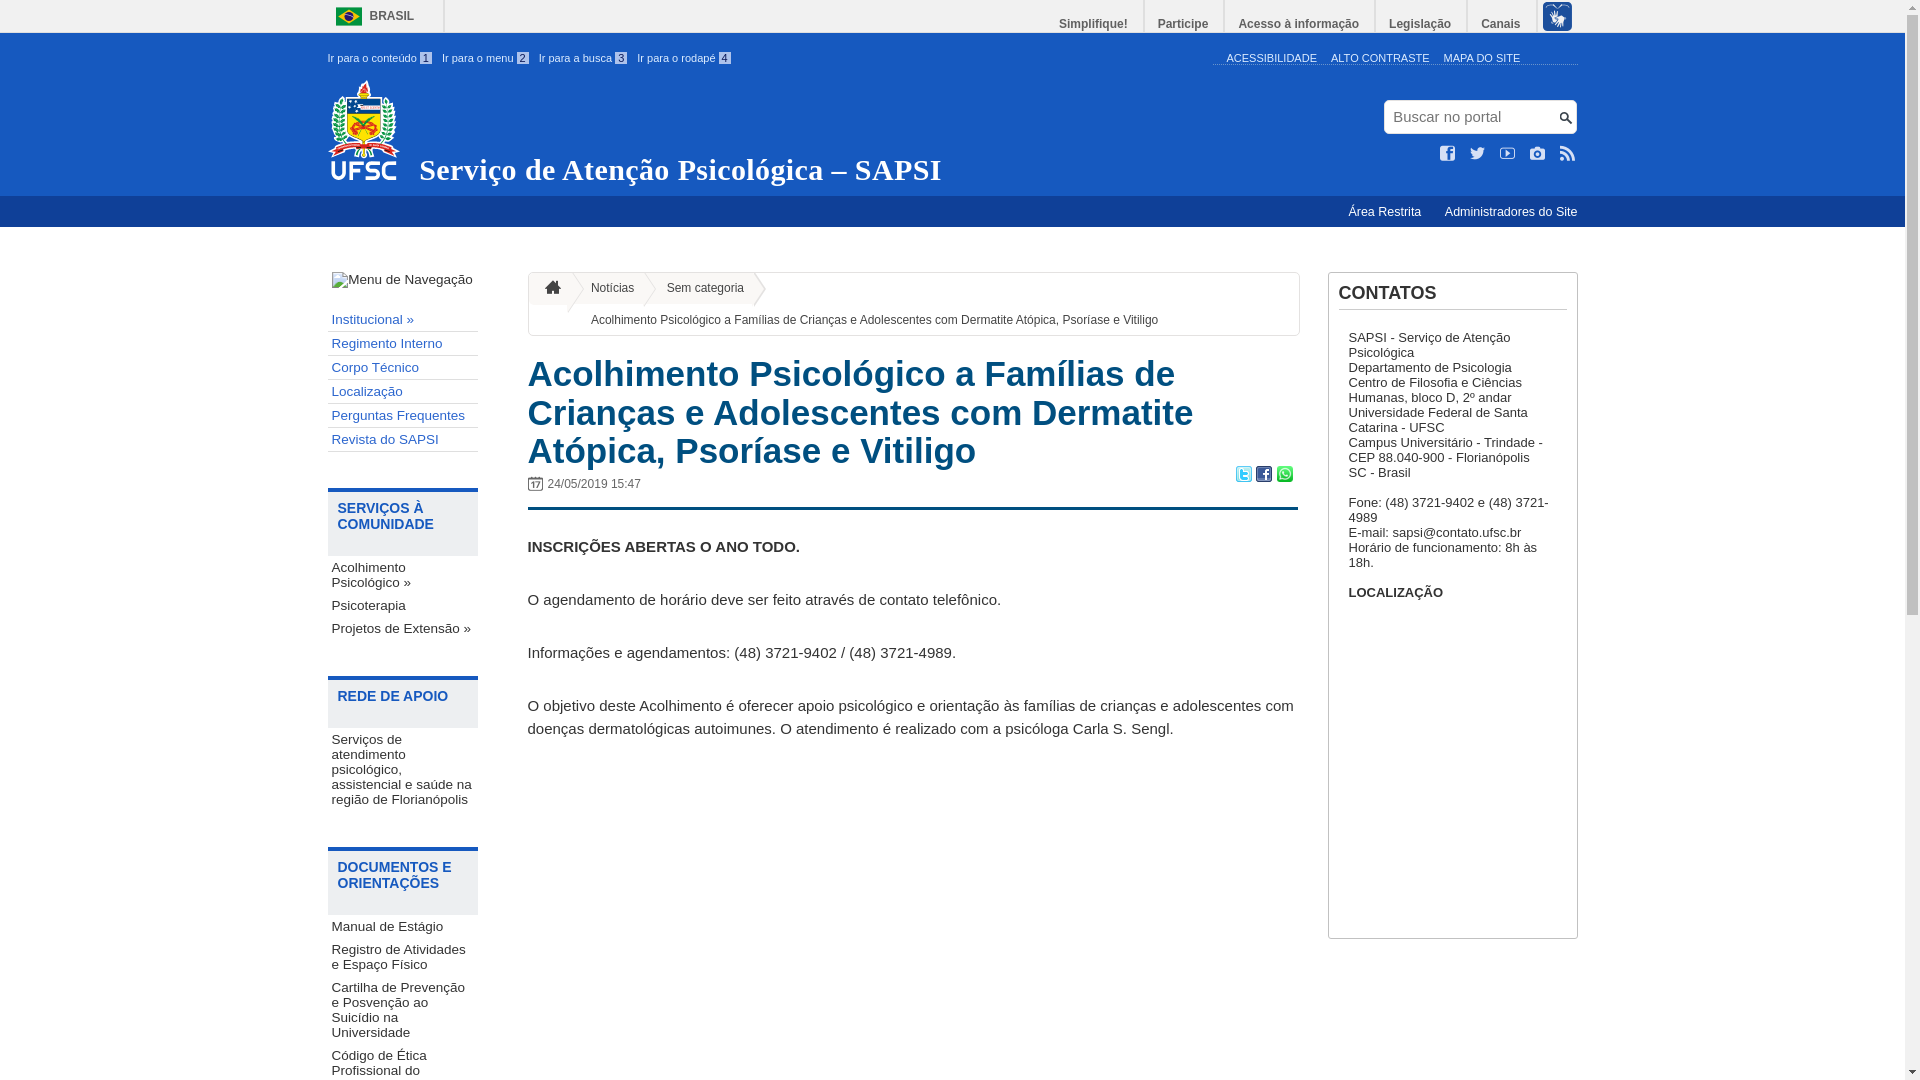 This screenshot has width=1920, height=1080. I want to click on 'Compartilhar no WhatsApp', so click(1283, 476).